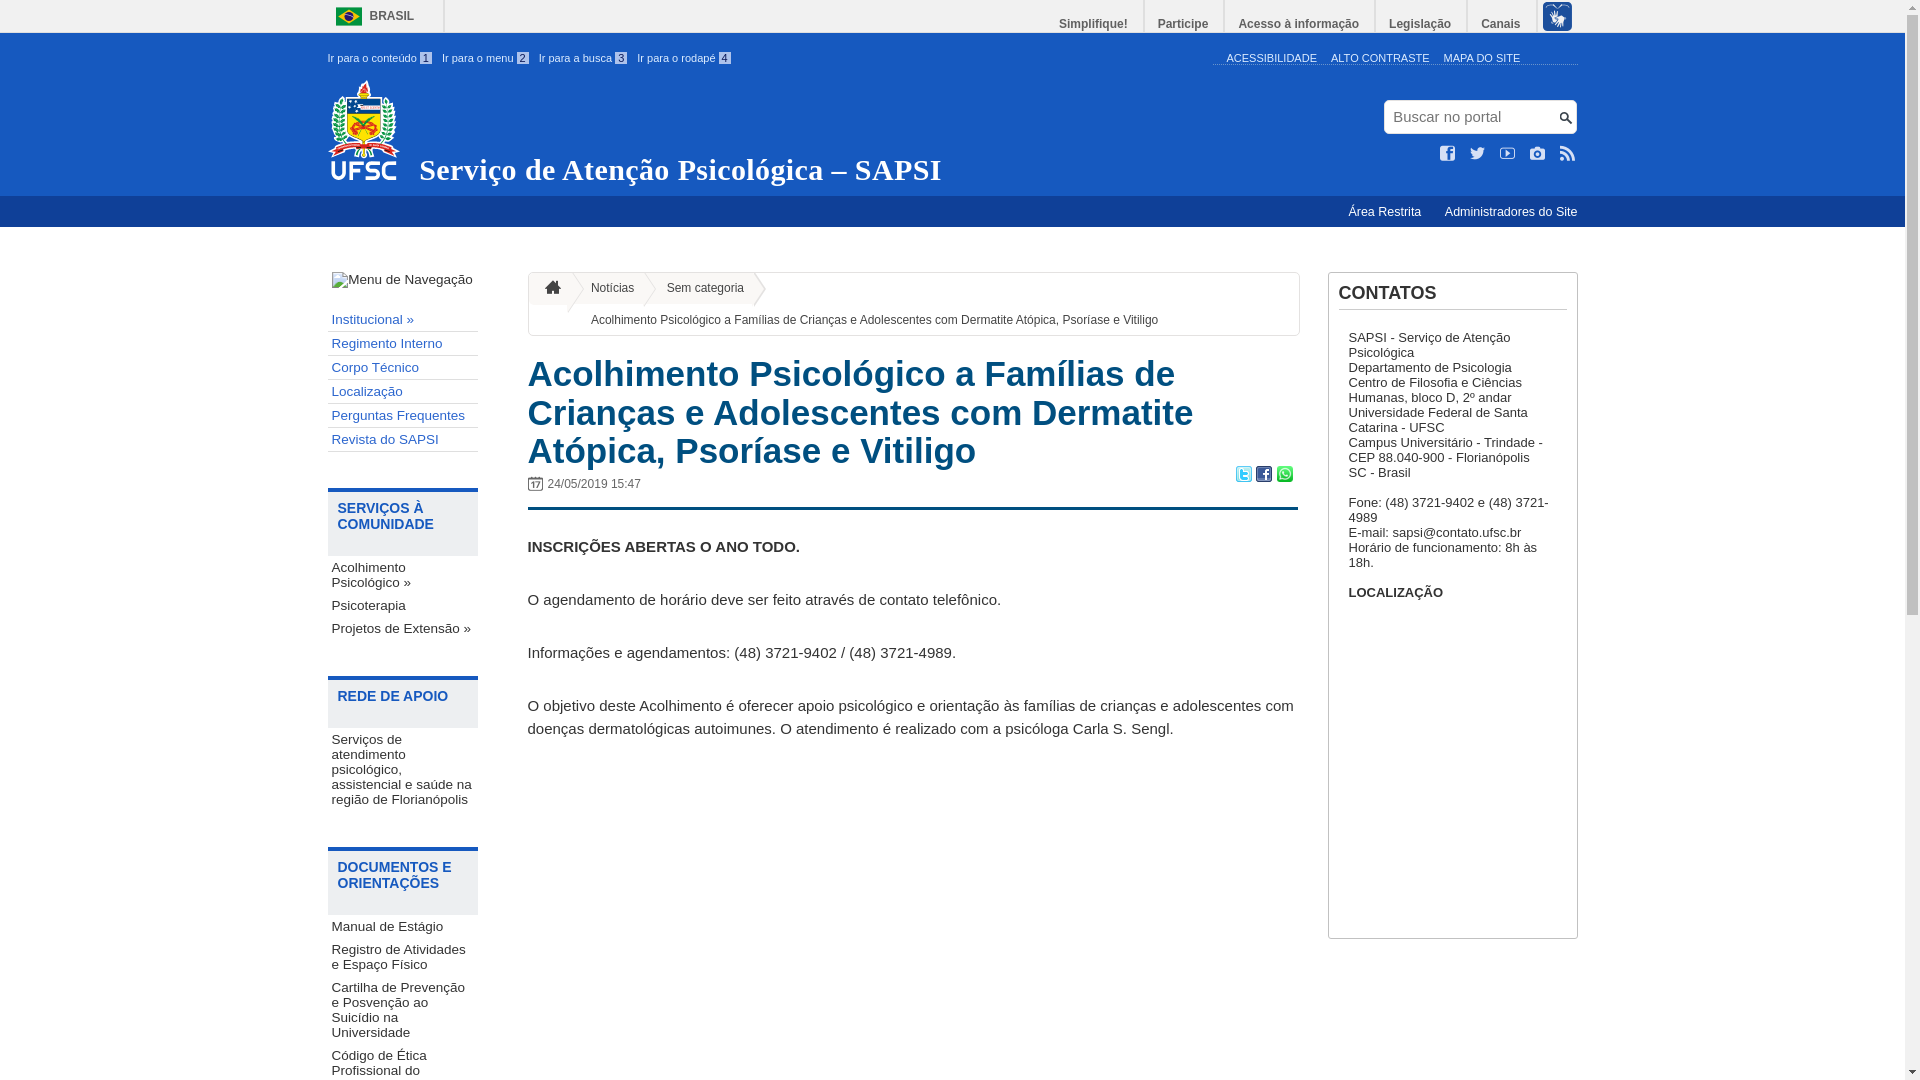 This screenshot has width=1920, height=1080. I want to click on 'Compartilhar no WhatsApp', so click(1283, 476).